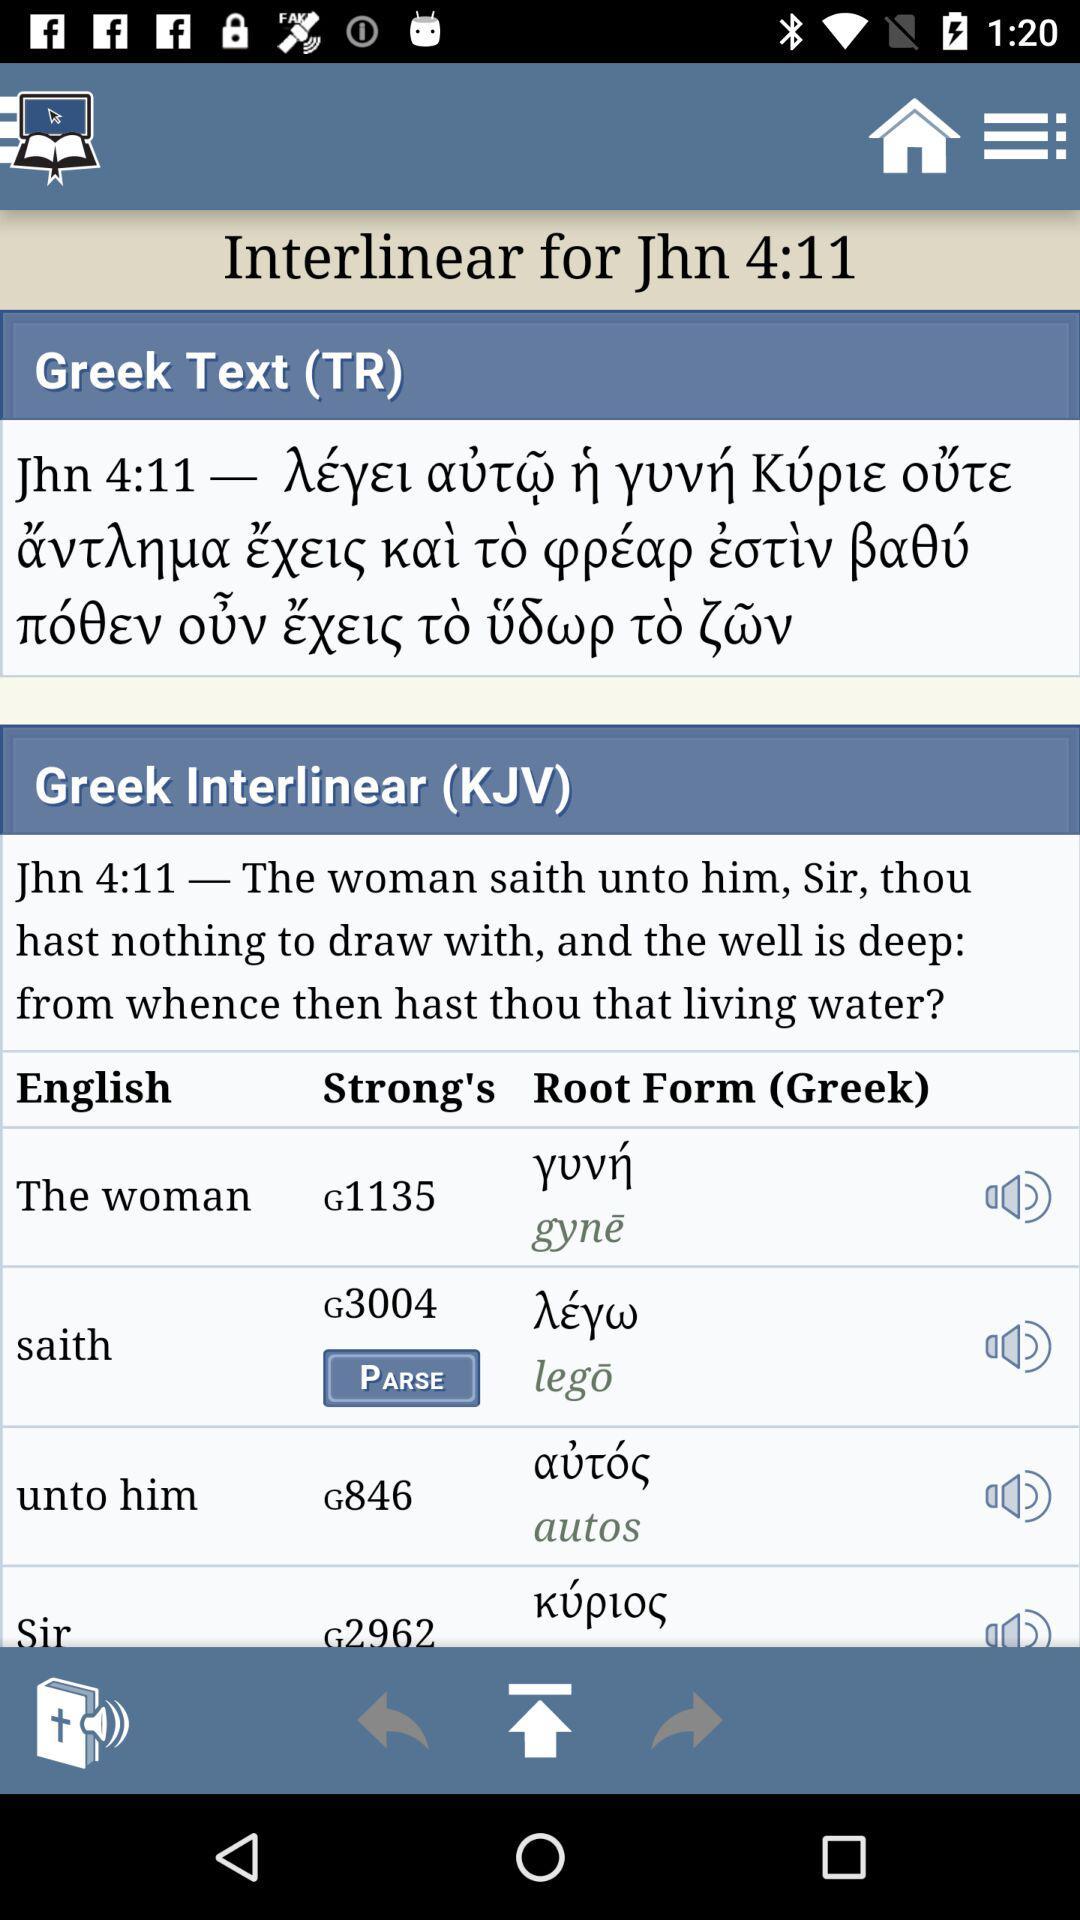  Describe the element at coordinates (540, 1719) in the screenshot. I see `shows download option` at that location.